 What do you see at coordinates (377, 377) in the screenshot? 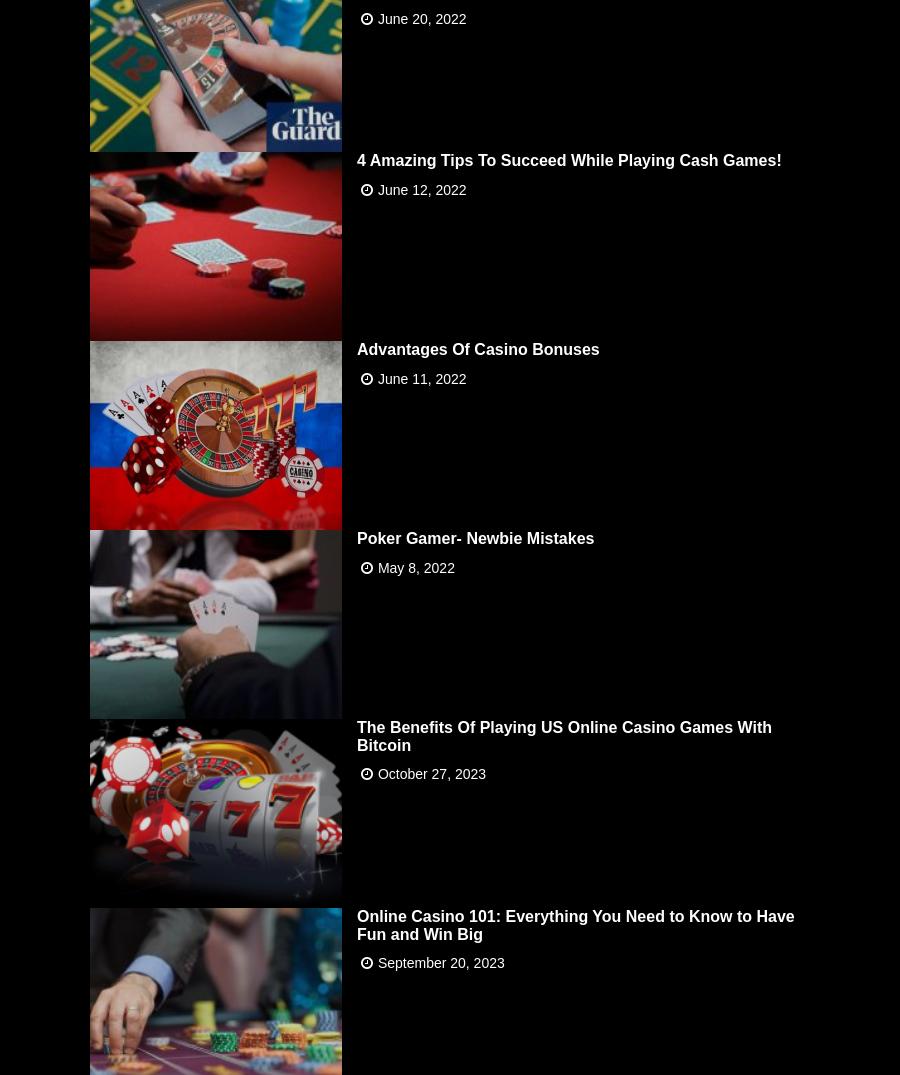
I see `'June 11, 2022'` at bounding box center [377, 377].